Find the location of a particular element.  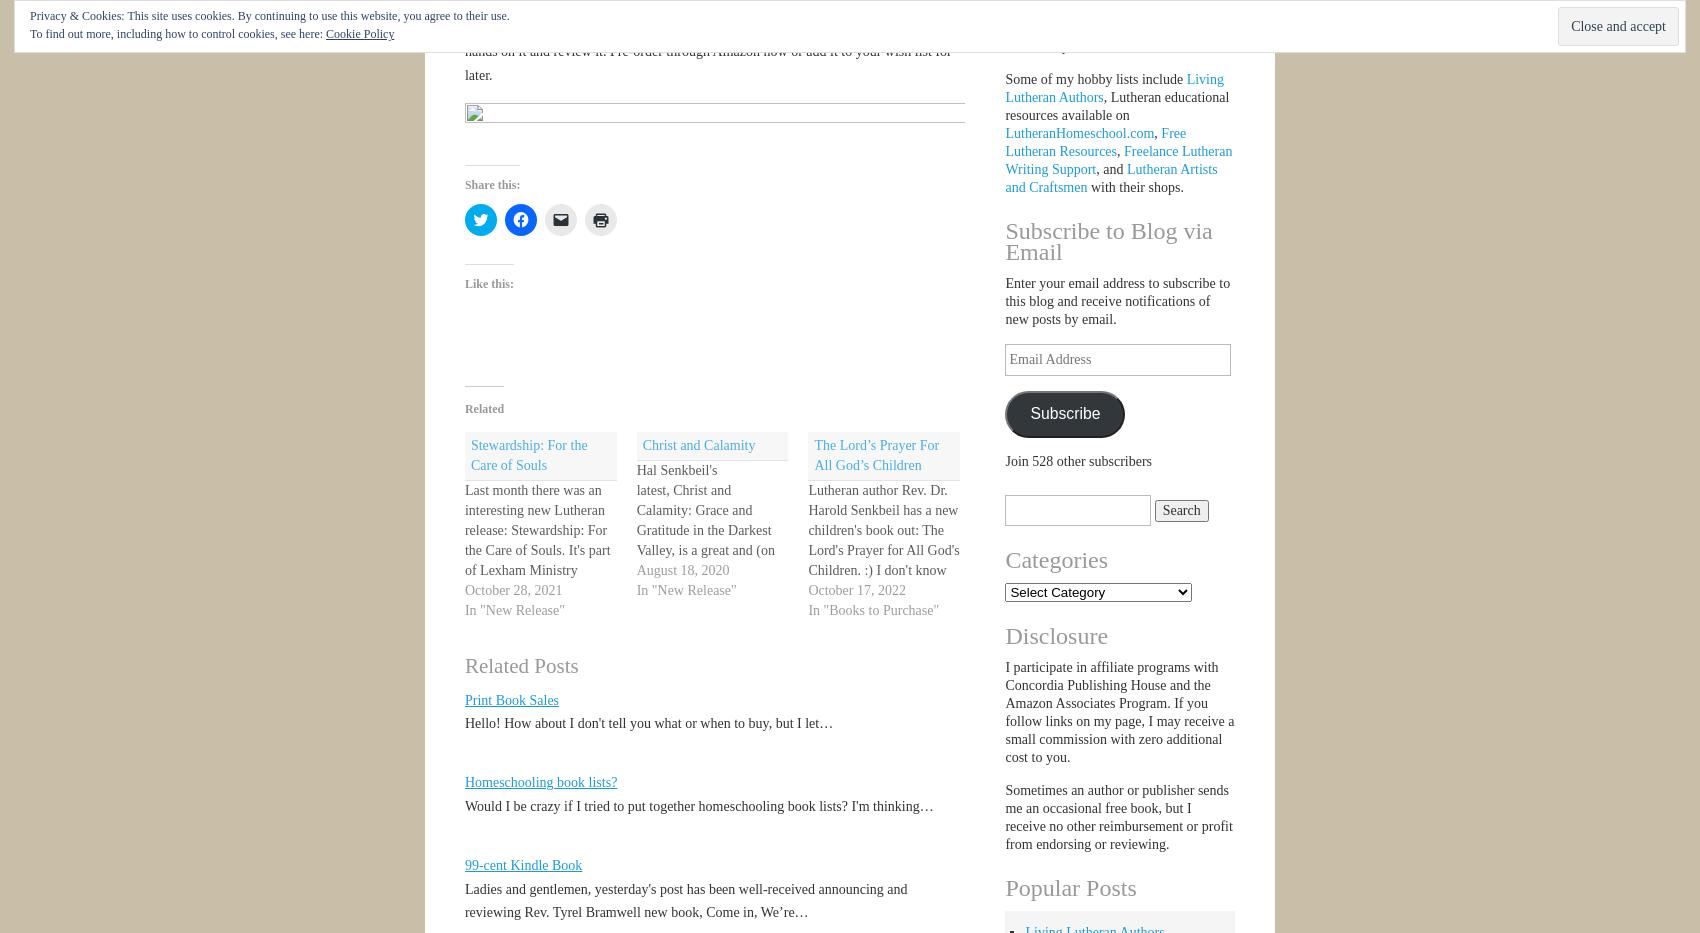

'To find out more, including how to control cookies, see here:' is located at coordinates (176, 32).